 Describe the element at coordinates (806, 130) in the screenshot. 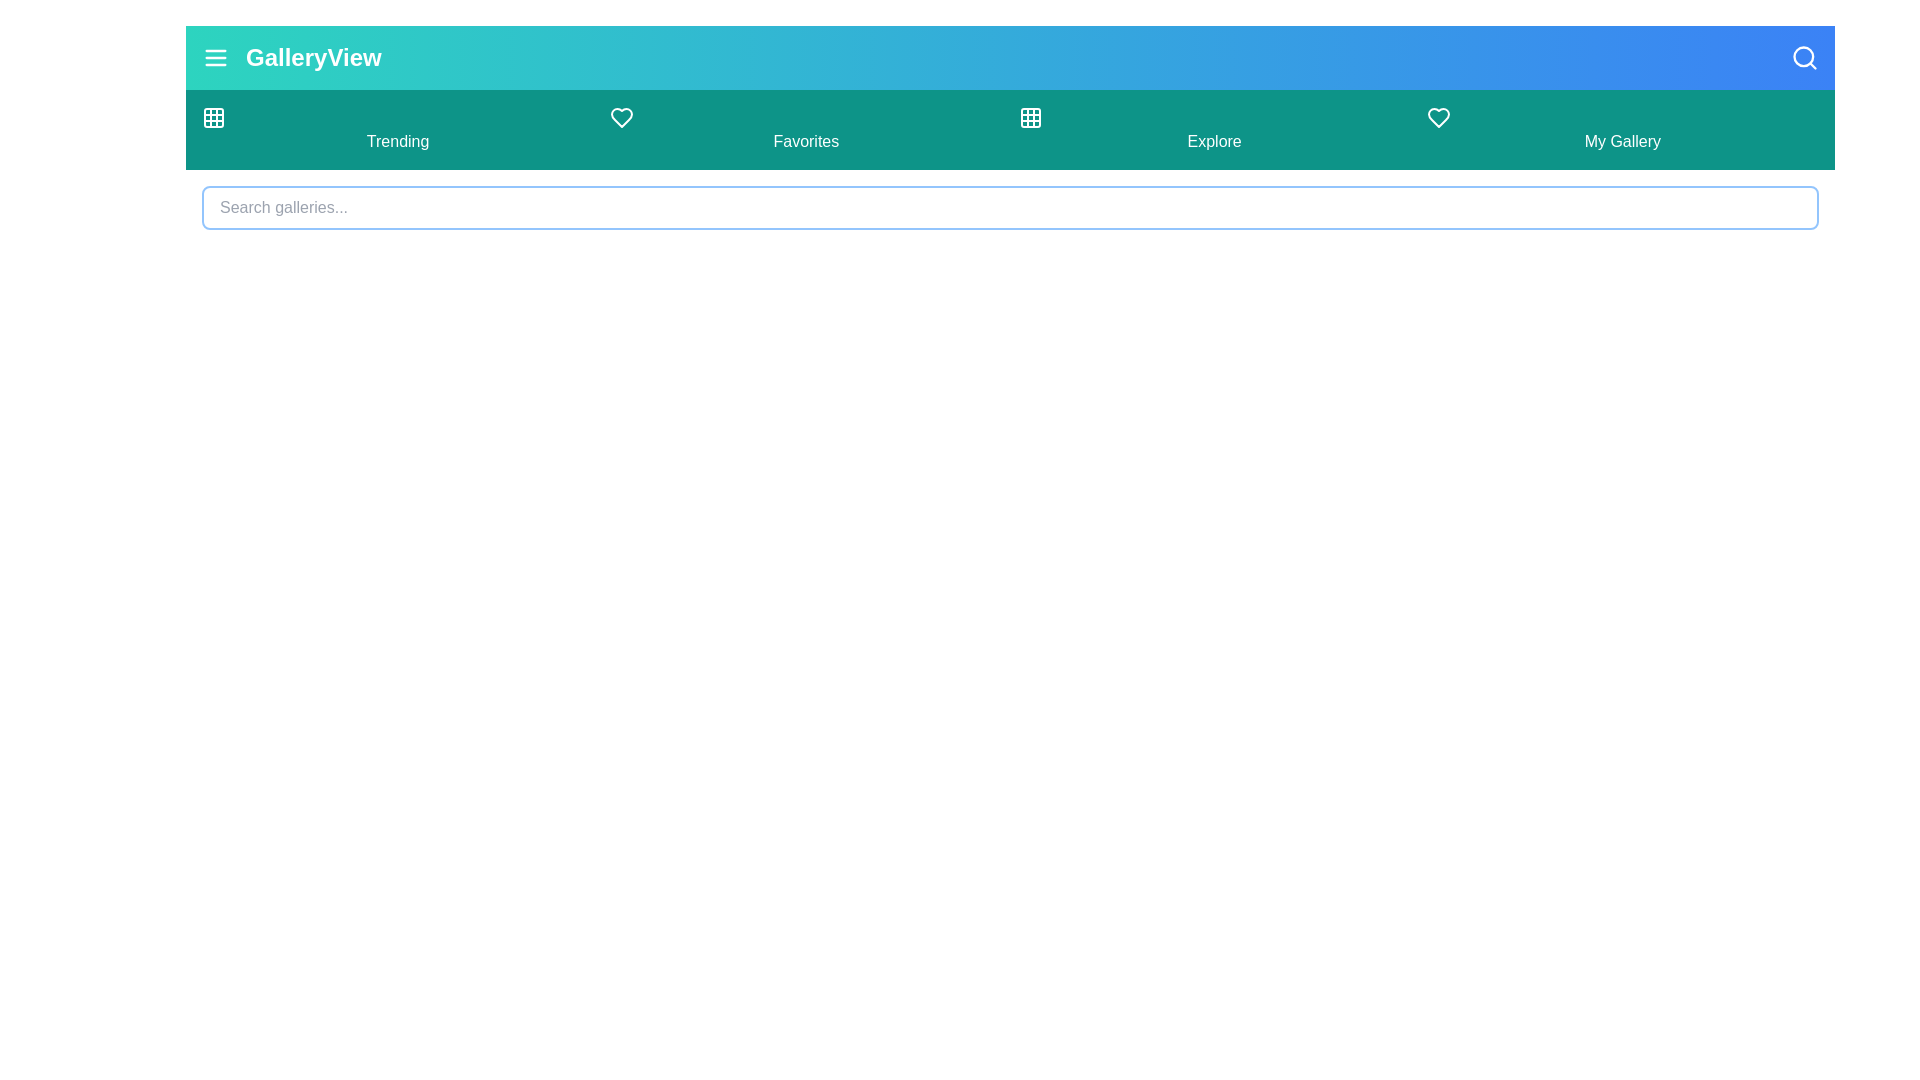

I see `the menu item labeled Favorites in the navigation drawer` at that location.